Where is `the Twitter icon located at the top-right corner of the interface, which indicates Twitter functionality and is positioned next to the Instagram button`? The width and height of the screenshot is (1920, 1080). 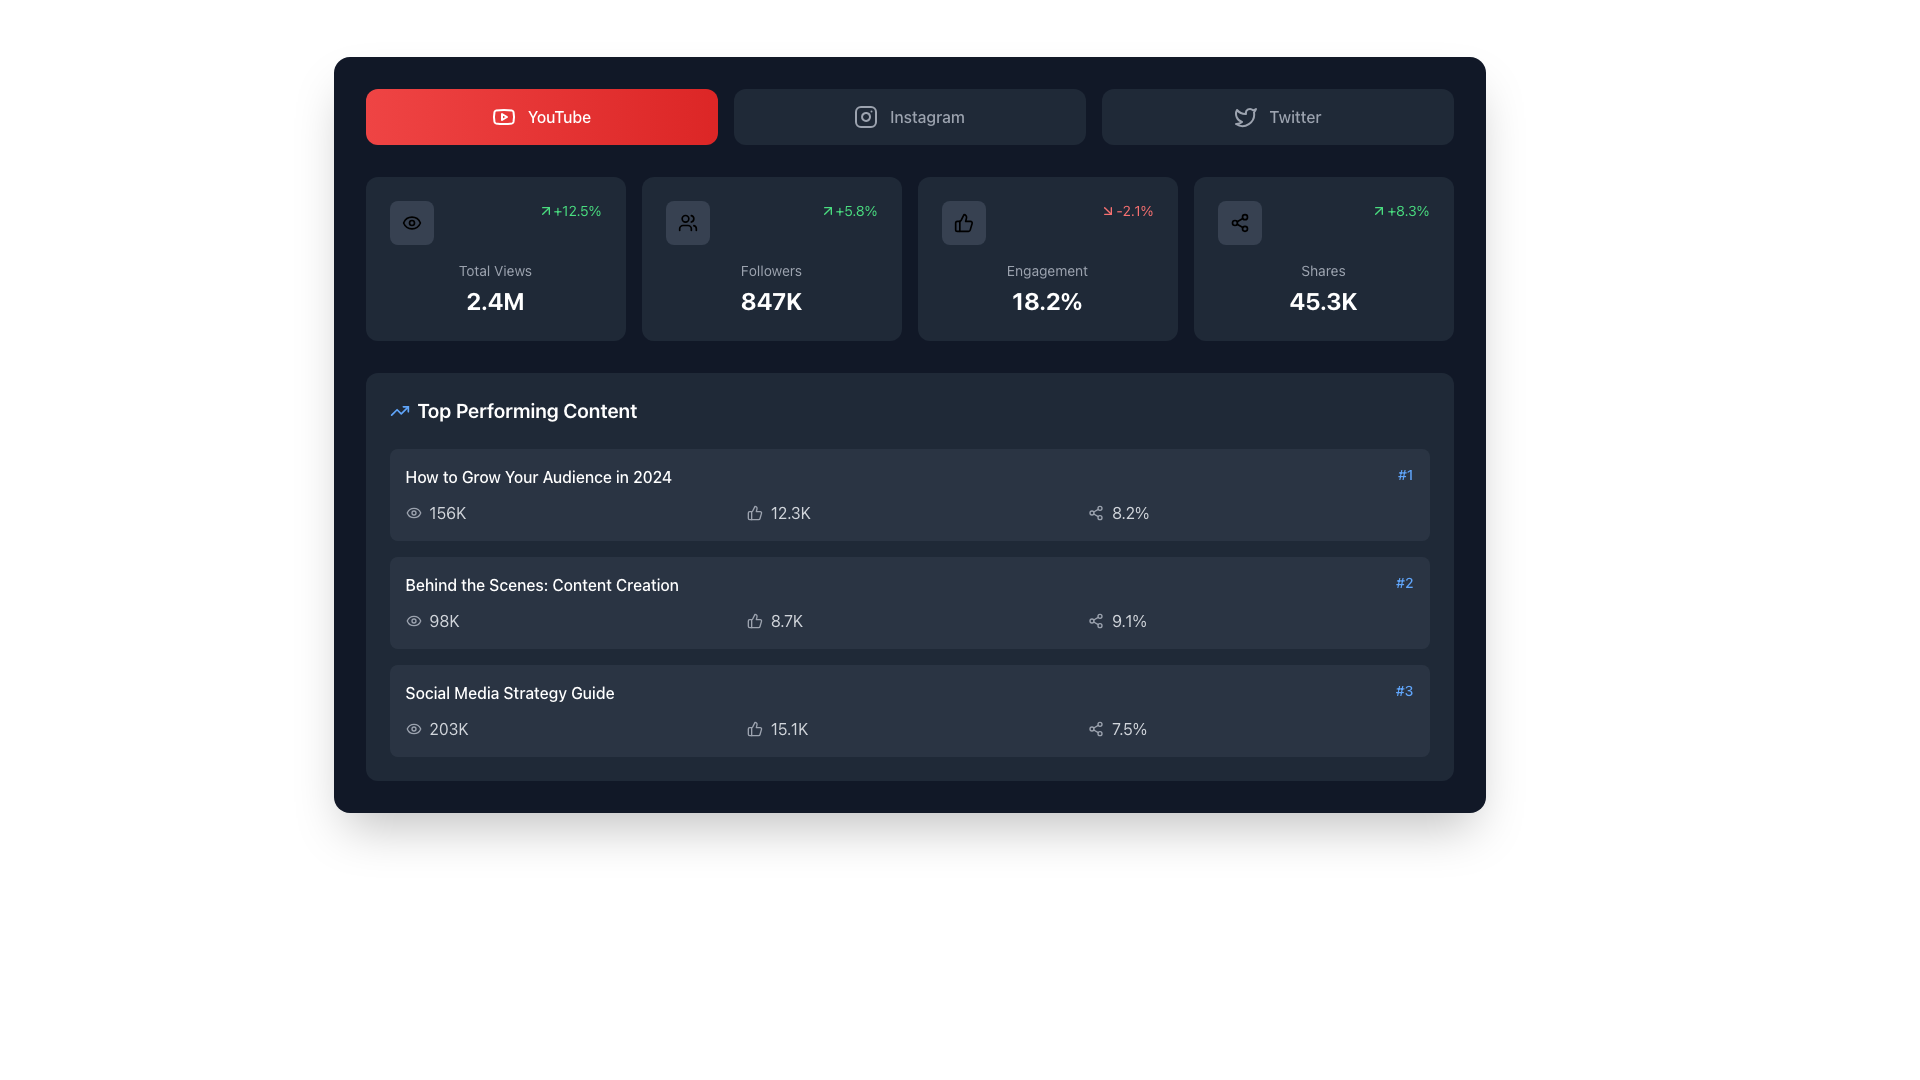 the Twitter icon located at the top-right corner of the interface, which indicates Twitter functionality and is positioned next to the Instagram button is located at coordinates (1244, 116).